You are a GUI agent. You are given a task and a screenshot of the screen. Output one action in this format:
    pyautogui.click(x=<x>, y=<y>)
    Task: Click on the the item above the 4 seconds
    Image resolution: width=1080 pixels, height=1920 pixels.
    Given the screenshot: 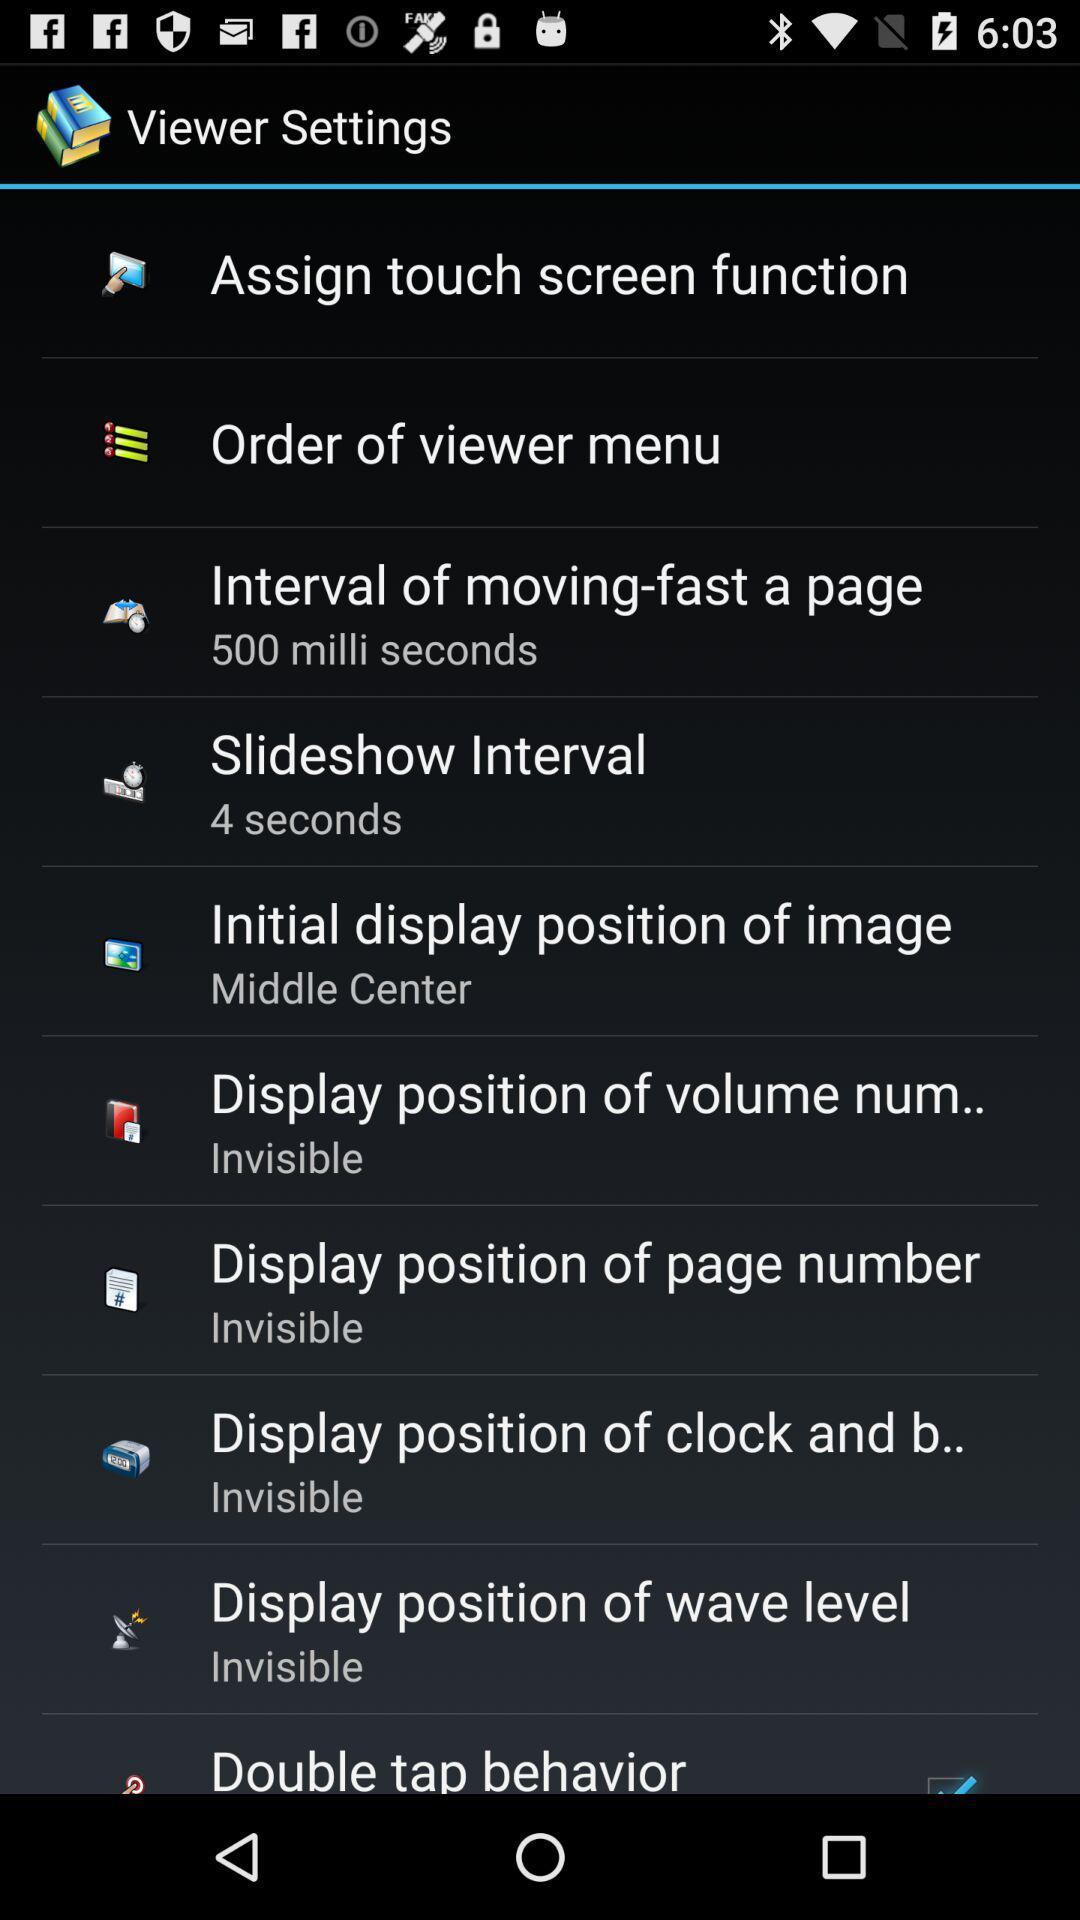 What is the action you would take?
    pyautogui.click(x=427, y=751)
    